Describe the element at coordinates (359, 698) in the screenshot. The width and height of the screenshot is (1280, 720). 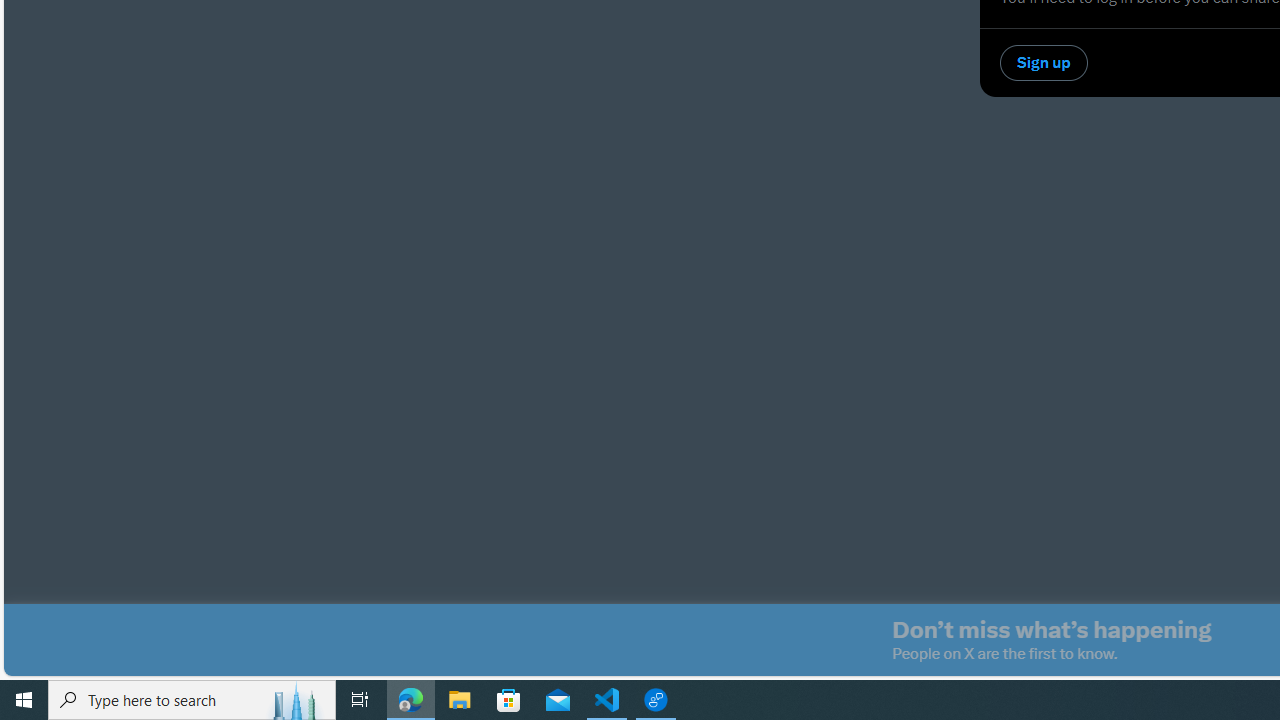
I see `'Task View'` at that location.